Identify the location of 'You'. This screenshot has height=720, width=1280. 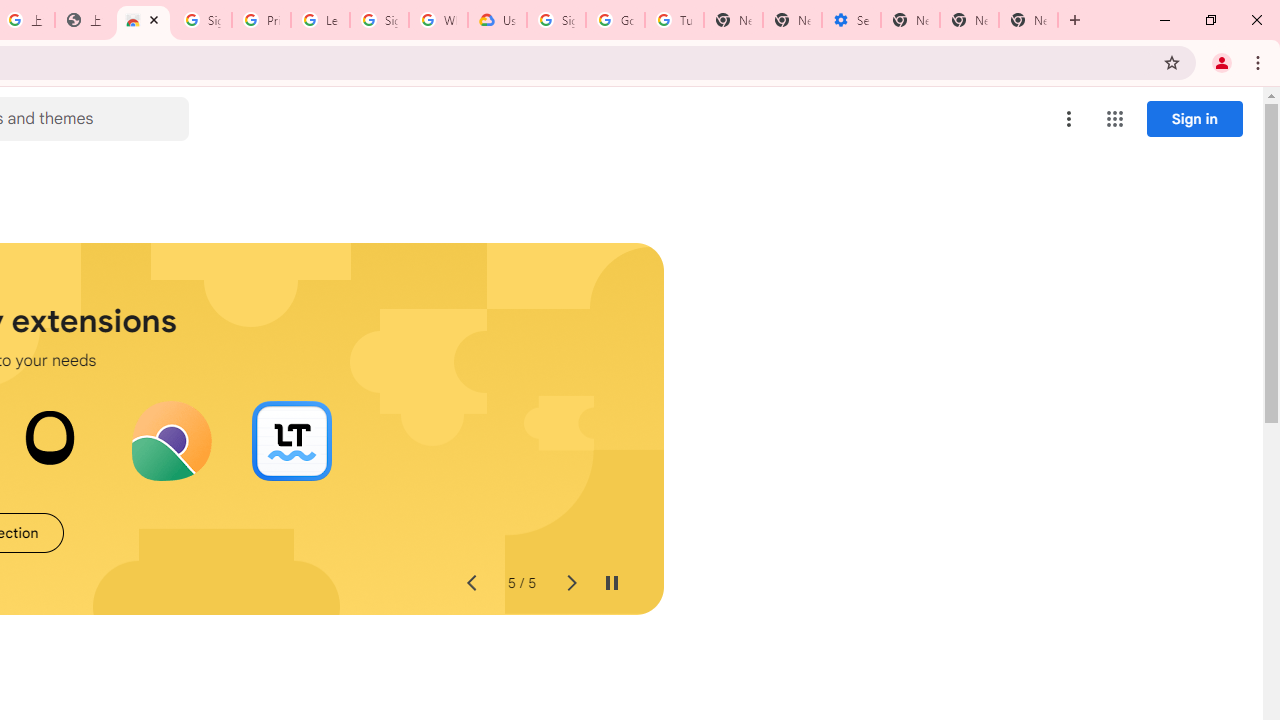
(1220, 61).